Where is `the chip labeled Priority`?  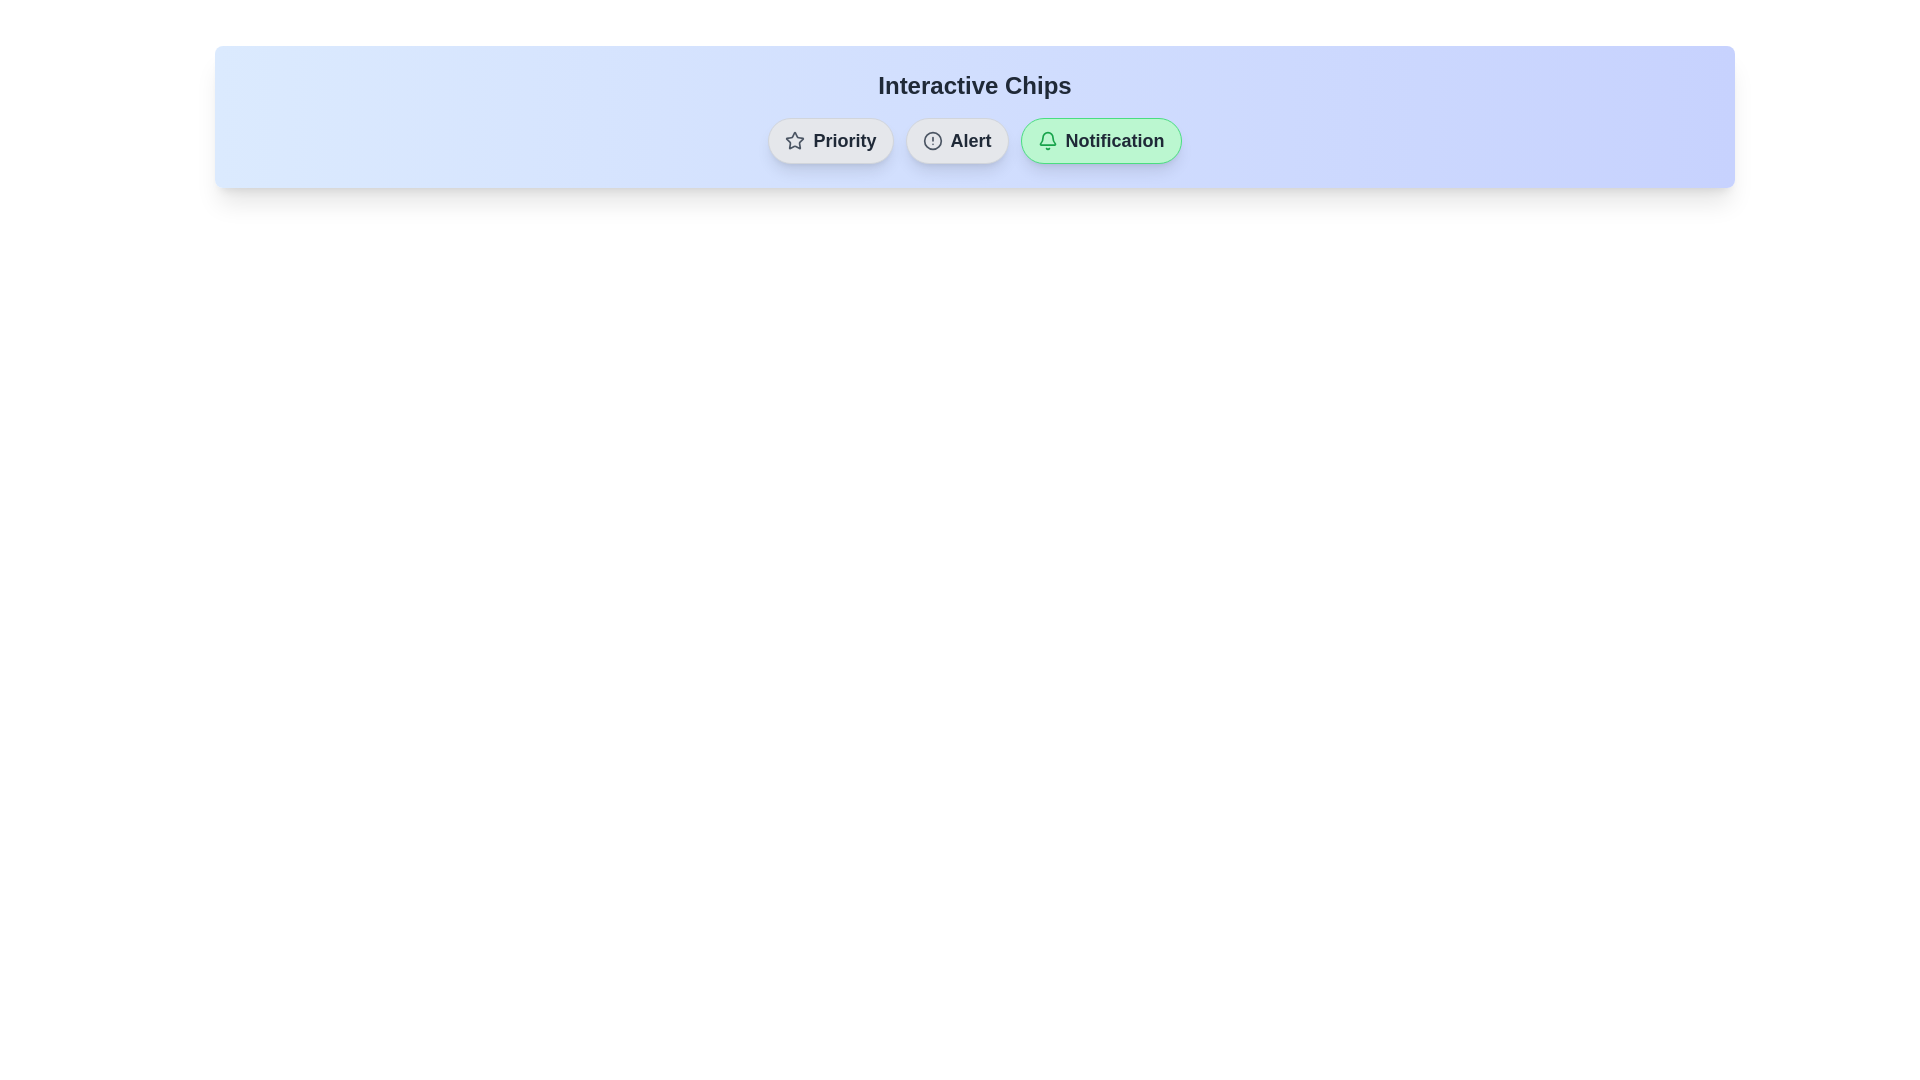 the chip labeled Priority is located at coordinates (830, 140).